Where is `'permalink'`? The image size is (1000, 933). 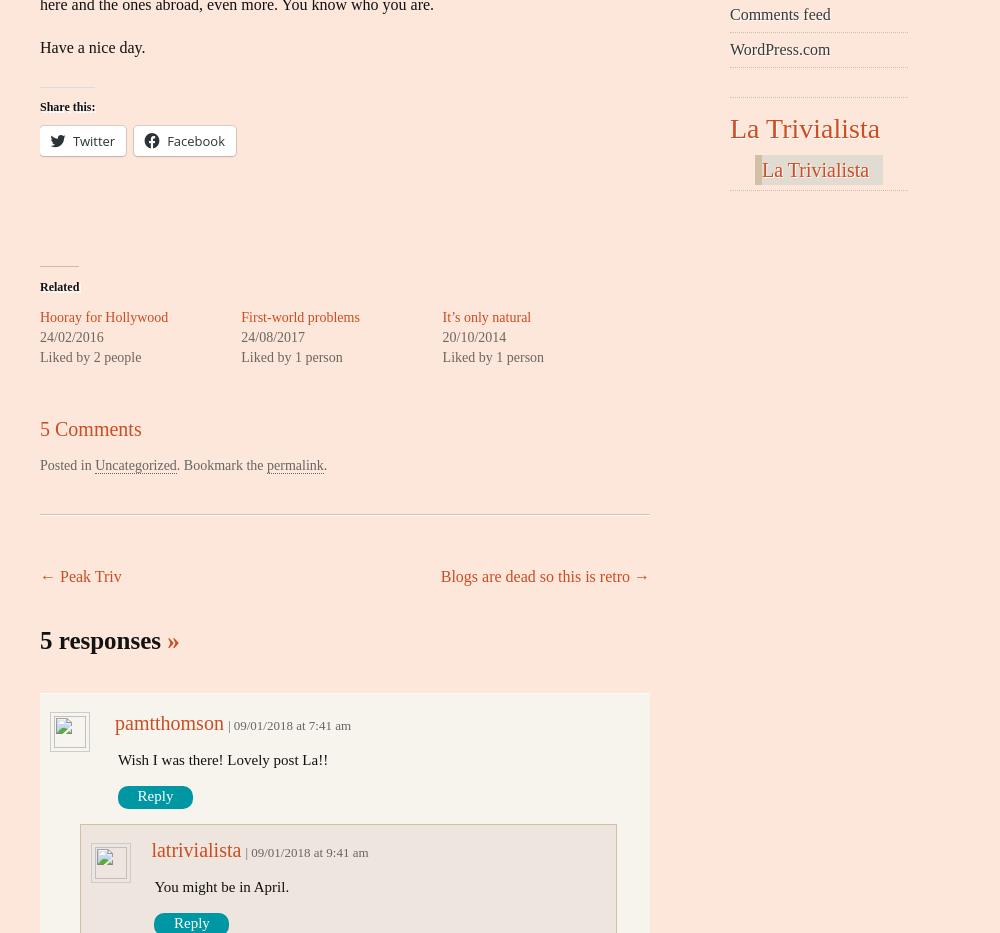
'permalink' is located at coordinates (295, 464).